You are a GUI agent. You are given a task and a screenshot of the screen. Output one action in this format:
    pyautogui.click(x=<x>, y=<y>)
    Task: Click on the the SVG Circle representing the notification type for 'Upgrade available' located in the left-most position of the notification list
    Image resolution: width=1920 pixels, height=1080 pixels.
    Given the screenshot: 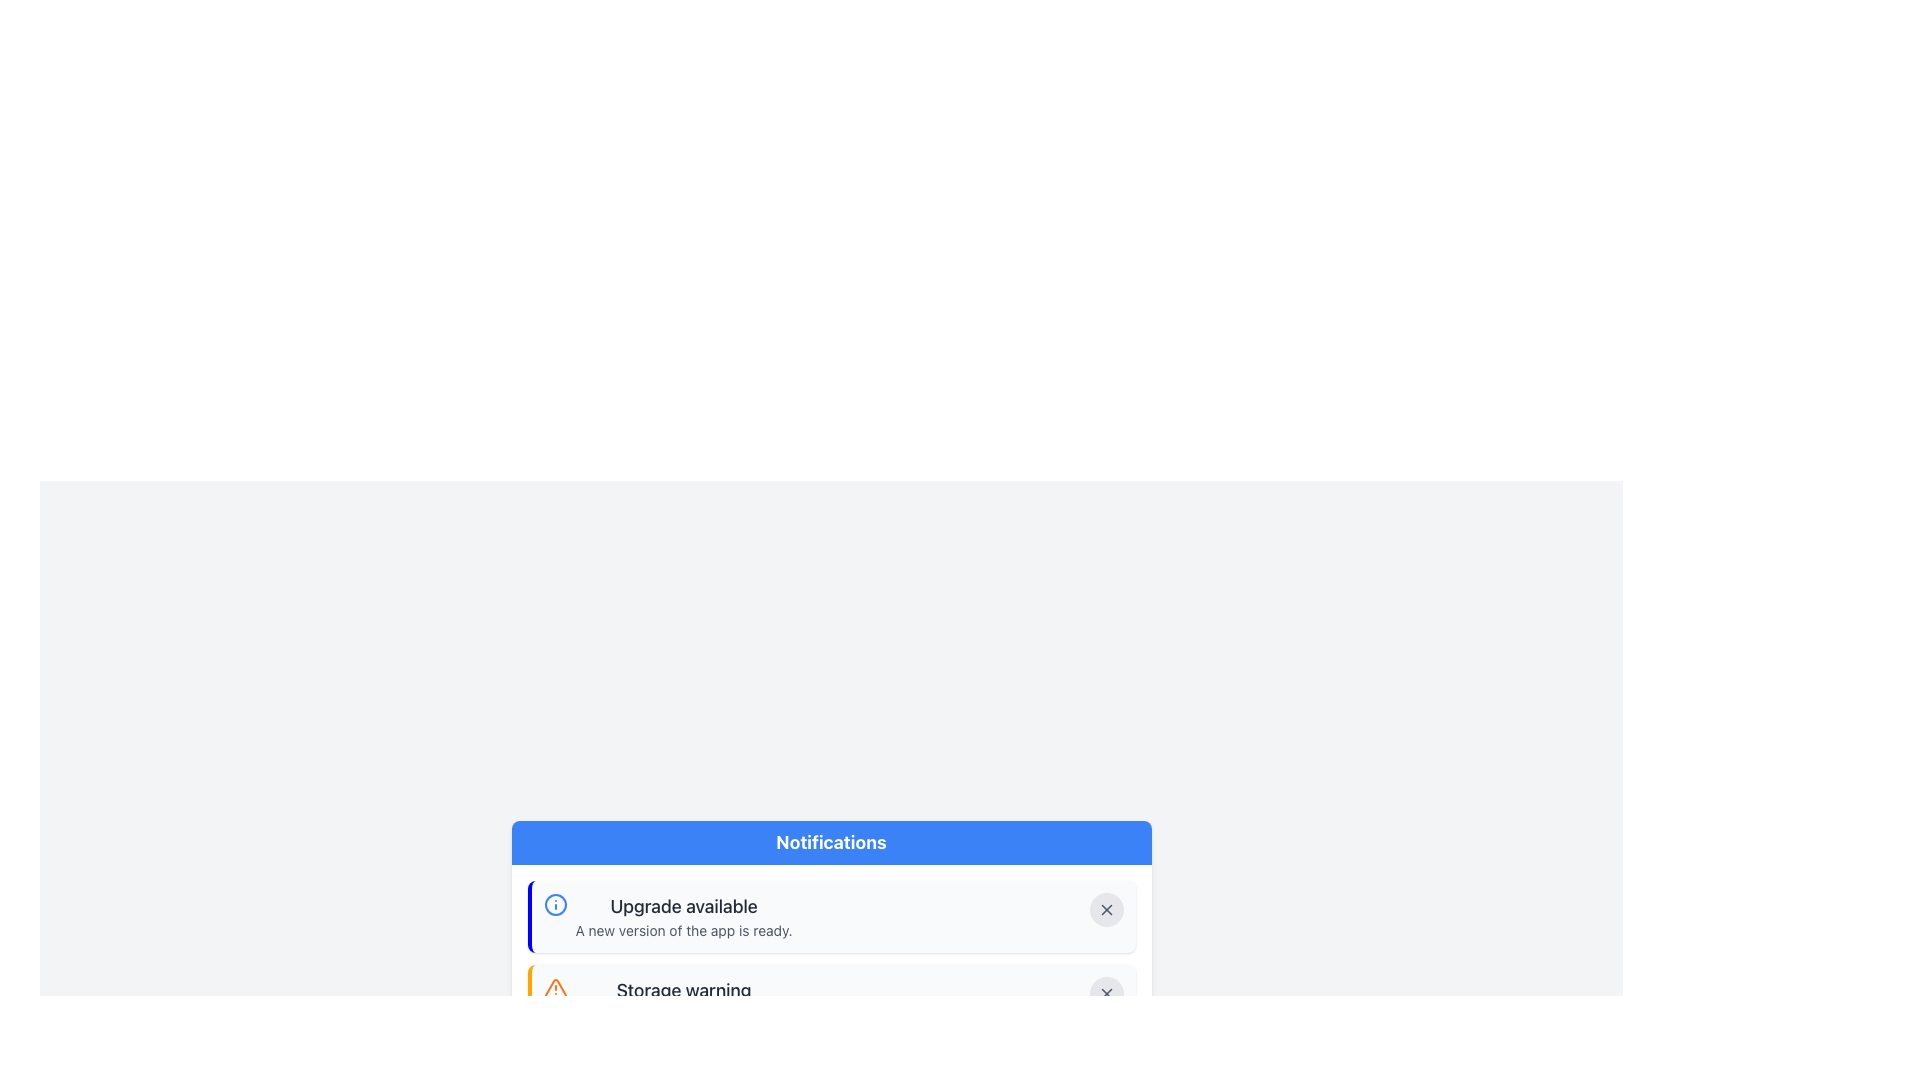 What is the action you would take?
    pyautogui.click(x=555, y=905)
    